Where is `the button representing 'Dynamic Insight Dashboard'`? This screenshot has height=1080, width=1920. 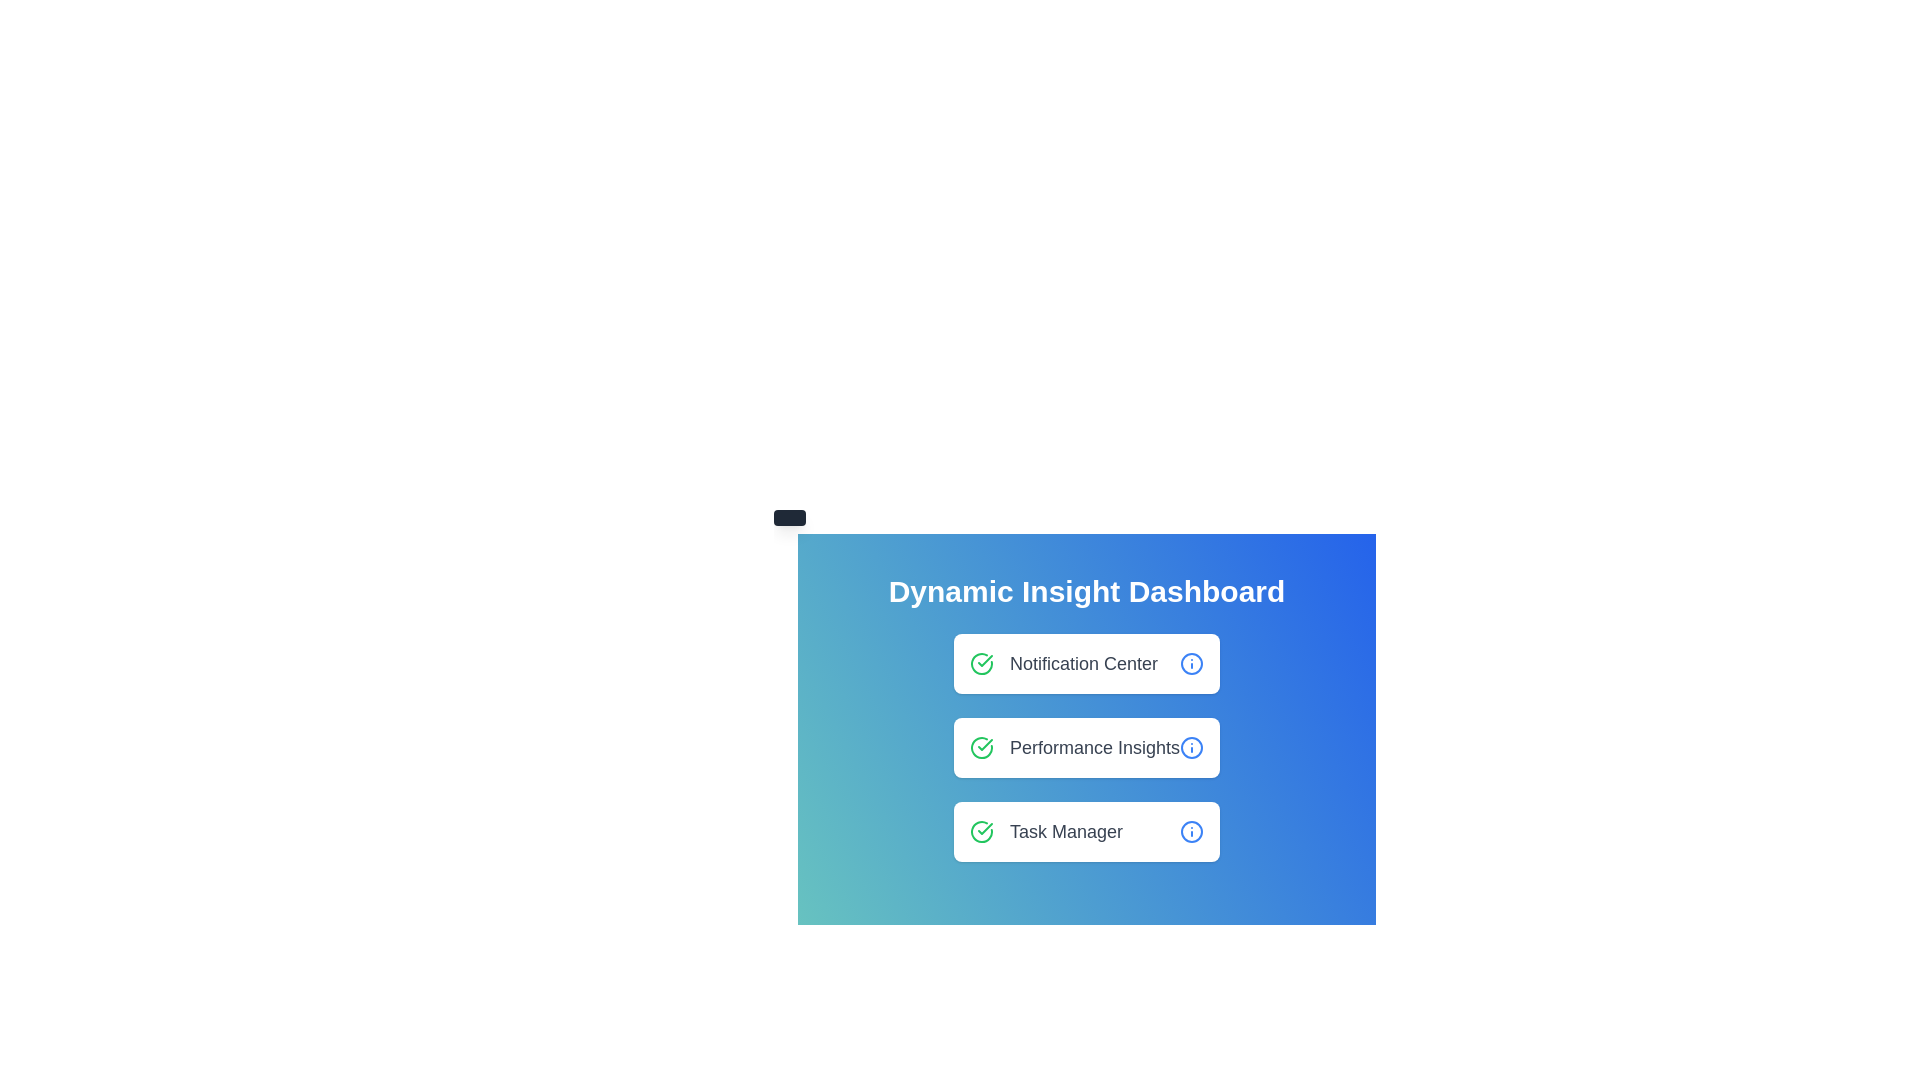 the button representing 'Dynamic Insight Dashboard' is located at coordinates (1085, 716).